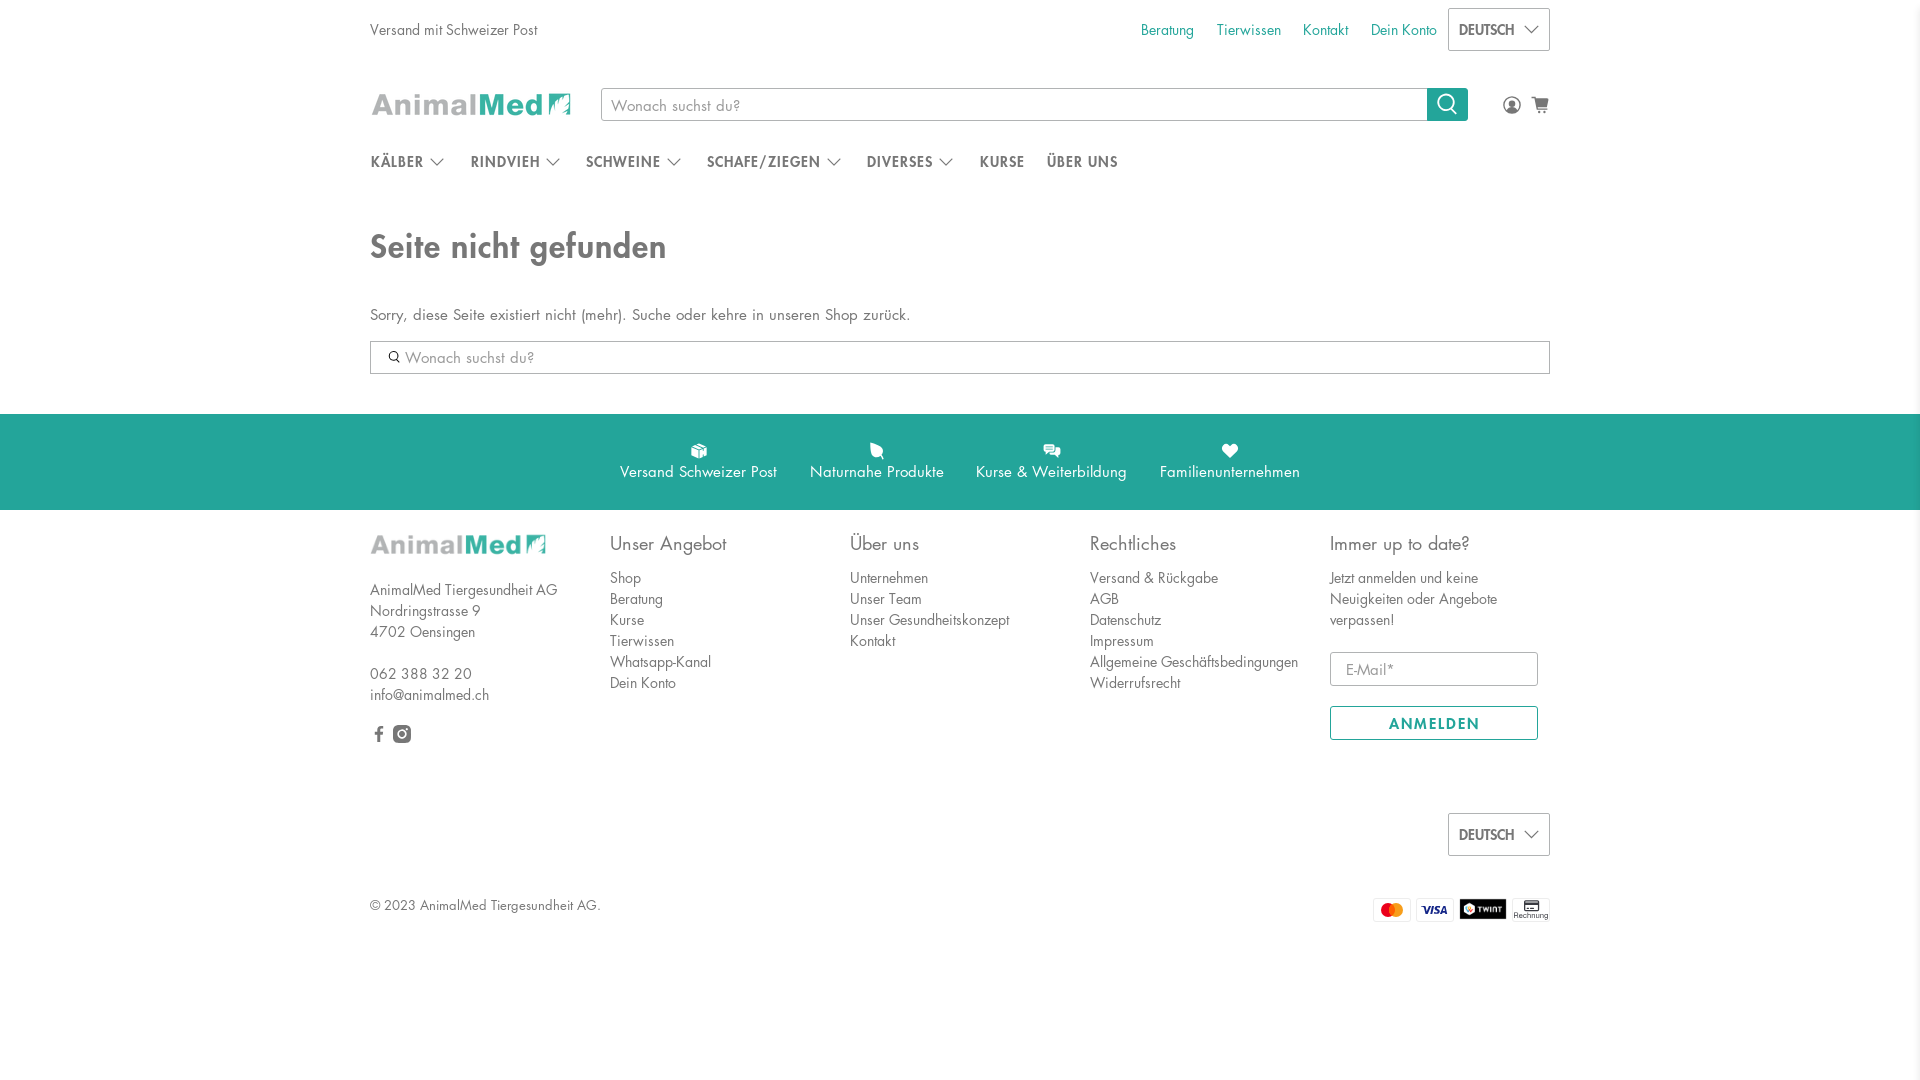 This screenshot has width=1920, height=1080. What do you see at coordinates (928, 617) in the screenshot?
I see `'Unser Gesundheitskonzept'` at bounding box center [928, 617].